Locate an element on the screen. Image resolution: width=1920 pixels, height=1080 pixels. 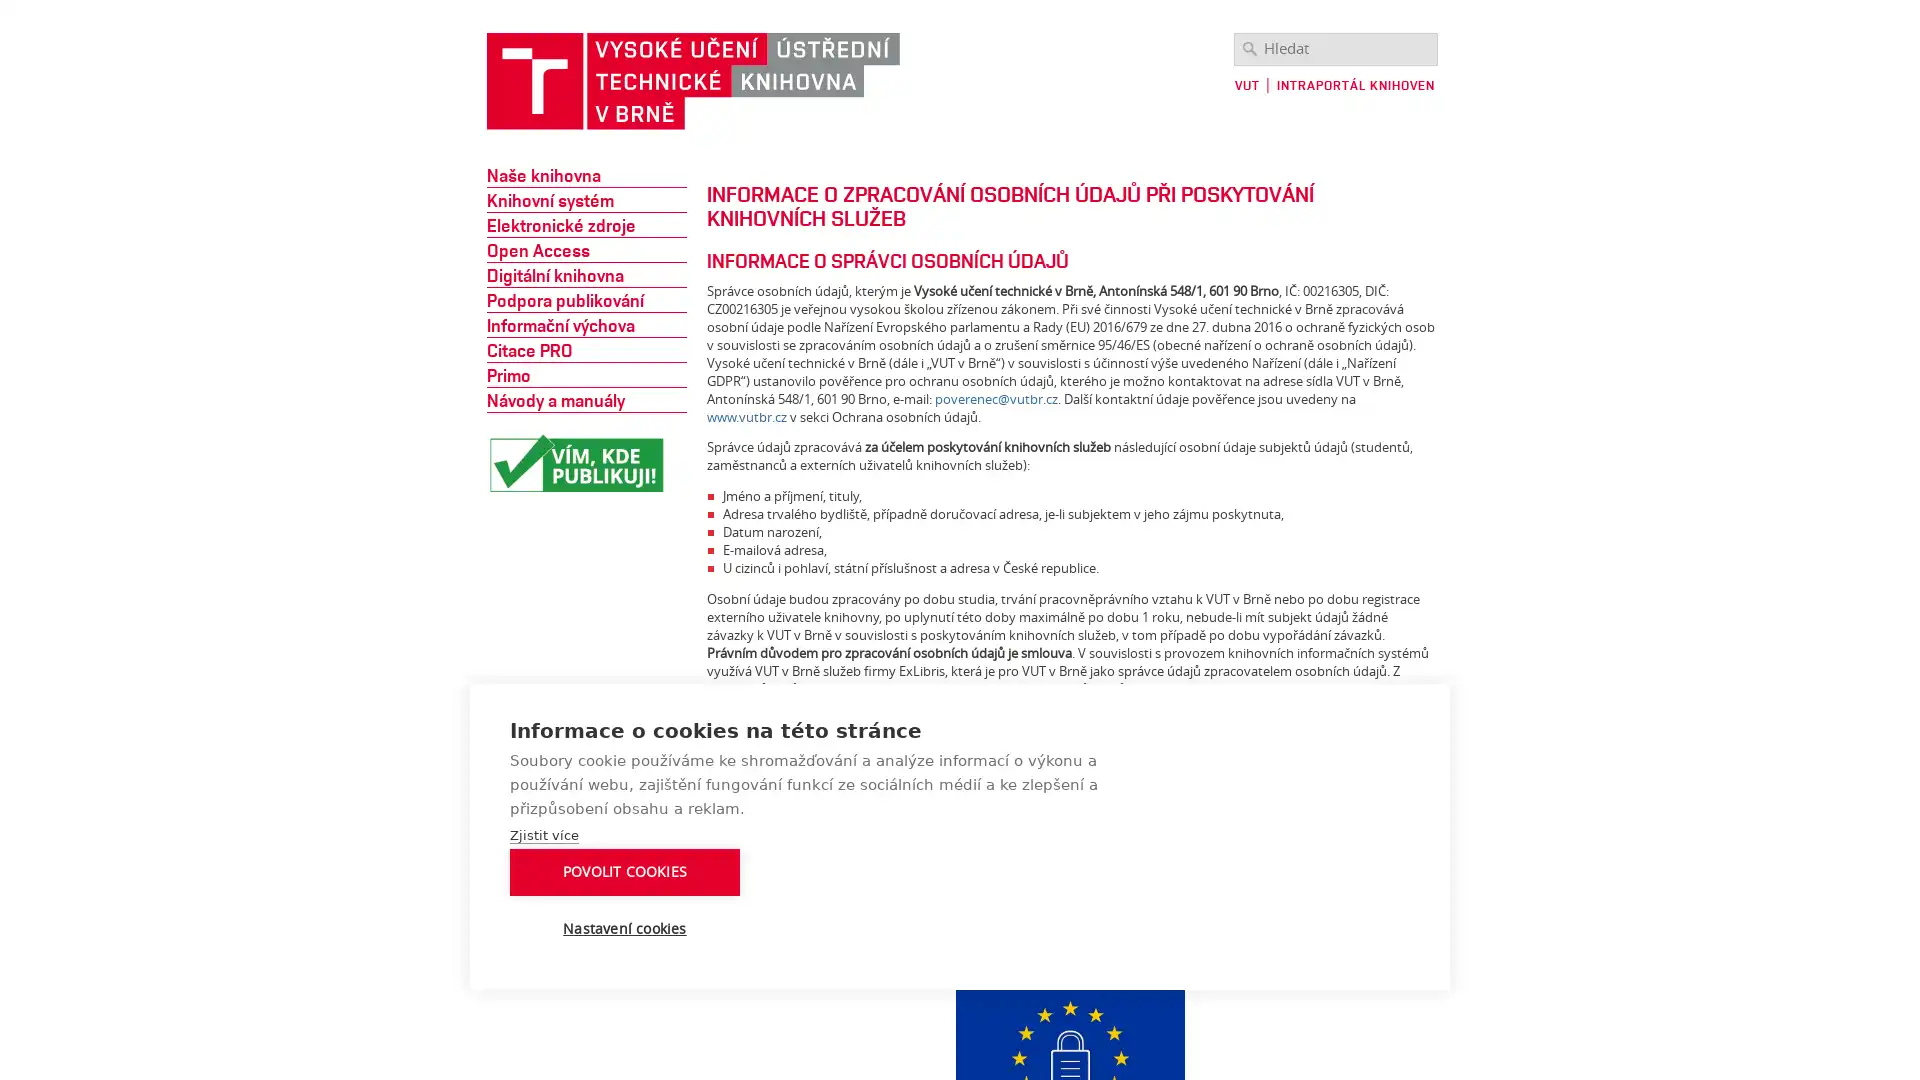
POVOLIT COOKIES is located at coordinates (1291, 848).